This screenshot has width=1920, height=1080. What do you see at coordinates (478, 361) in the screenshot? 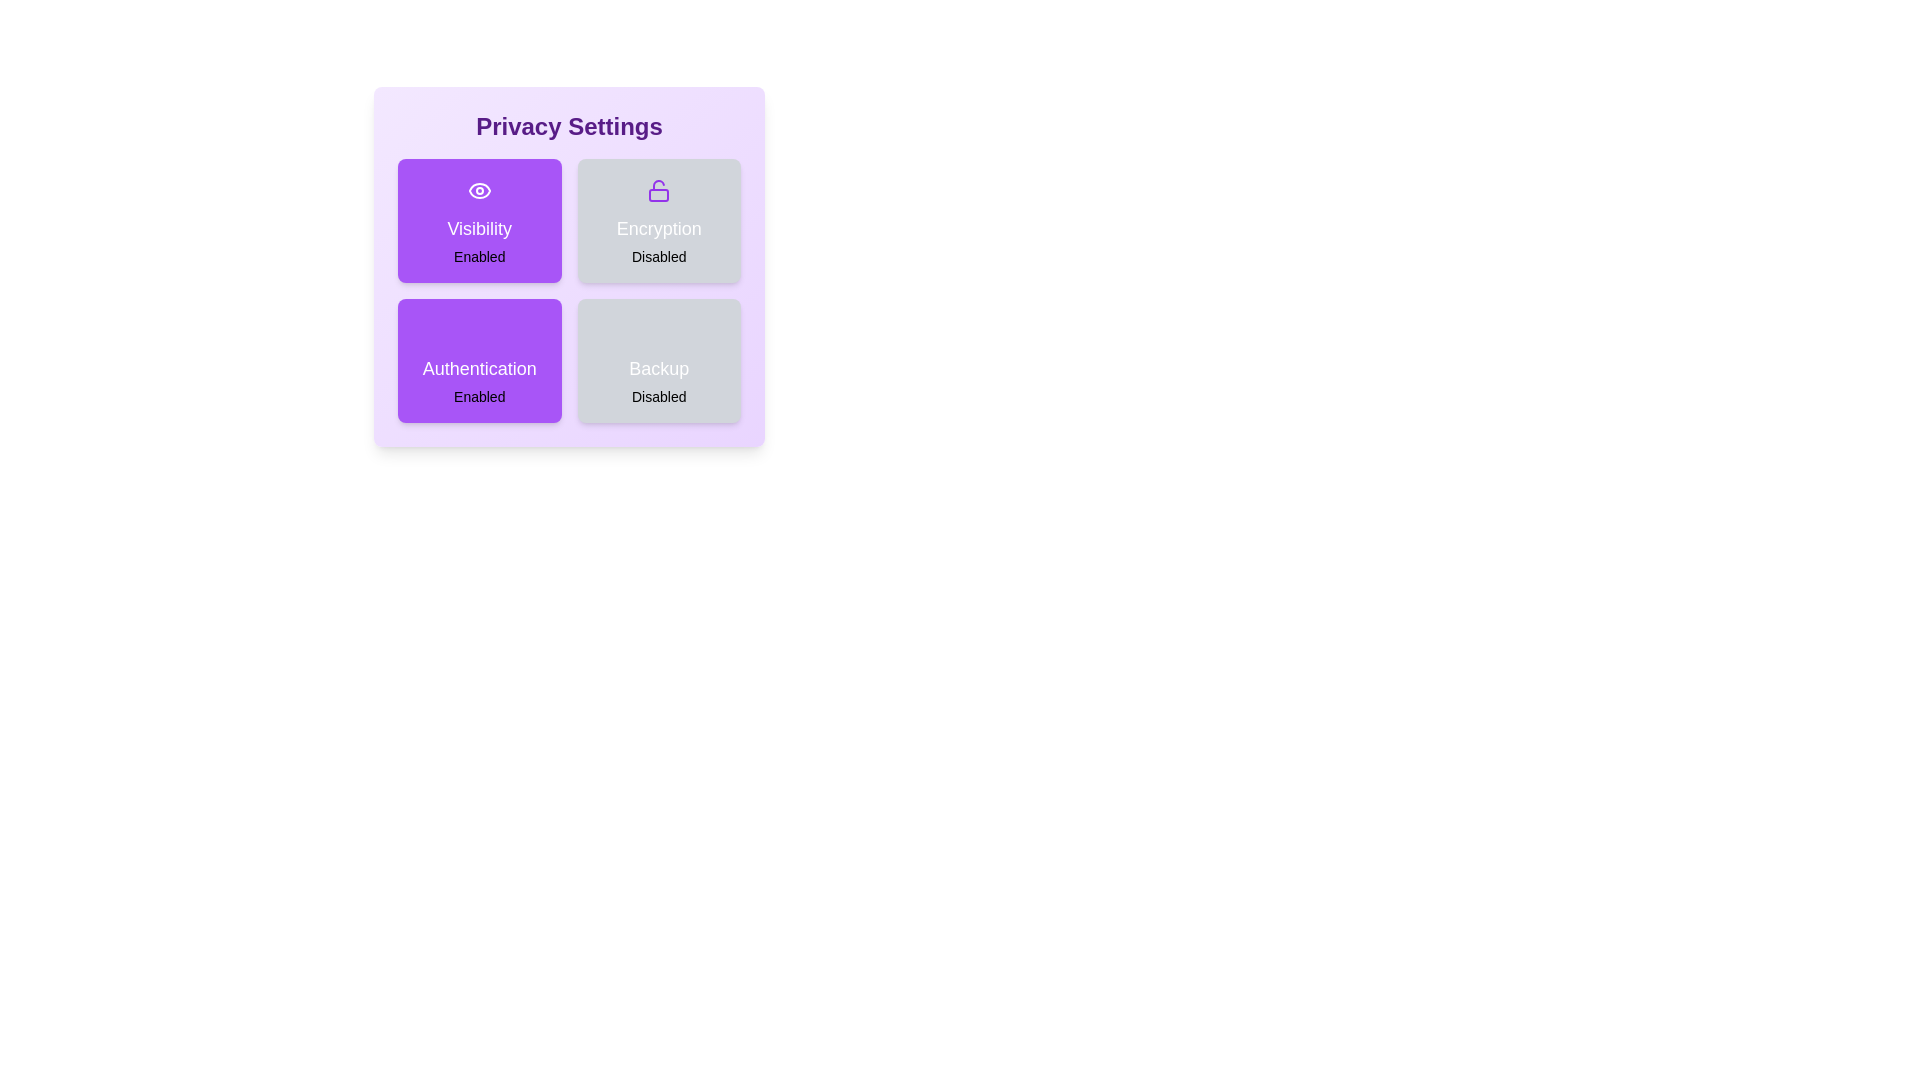
I see `the Authentication card to observe its animation` at bounding box center [478, 361].